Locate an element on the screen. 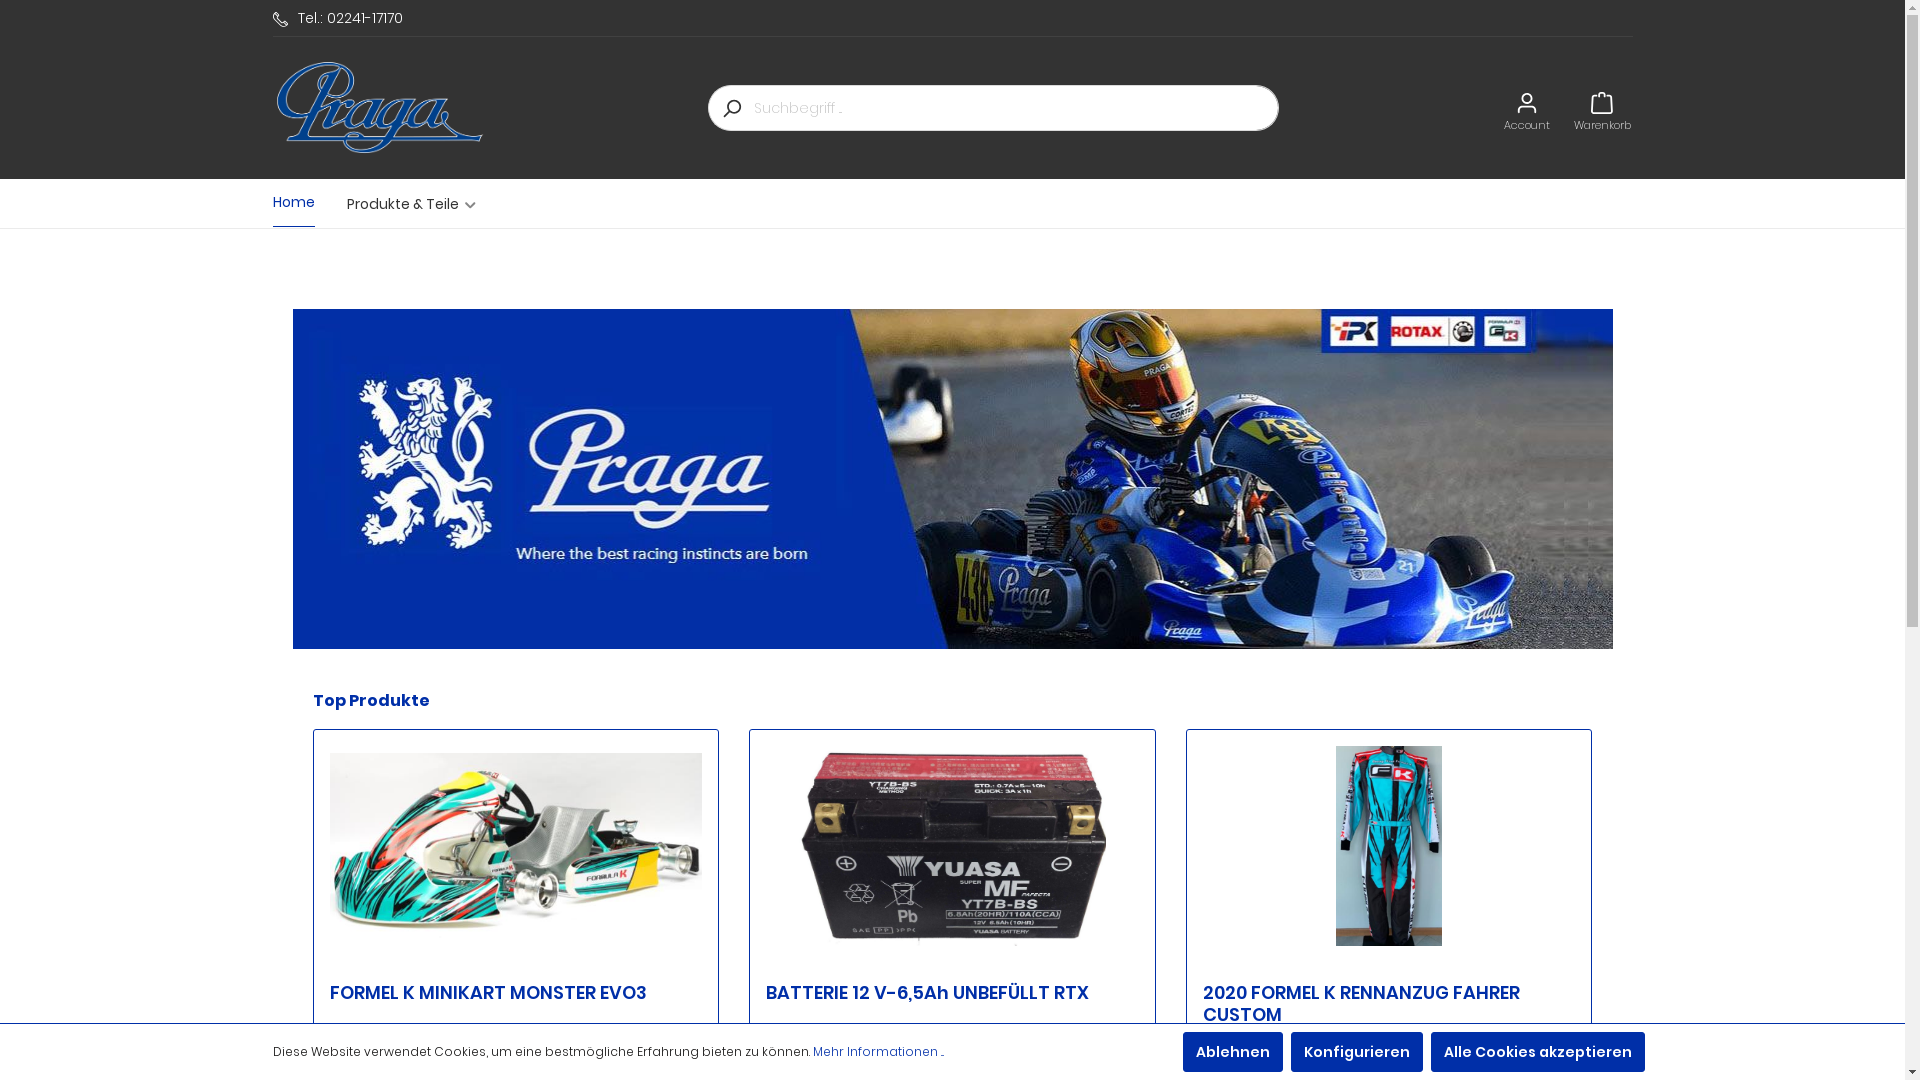  'Account' is located at coordinates (1525, 108).